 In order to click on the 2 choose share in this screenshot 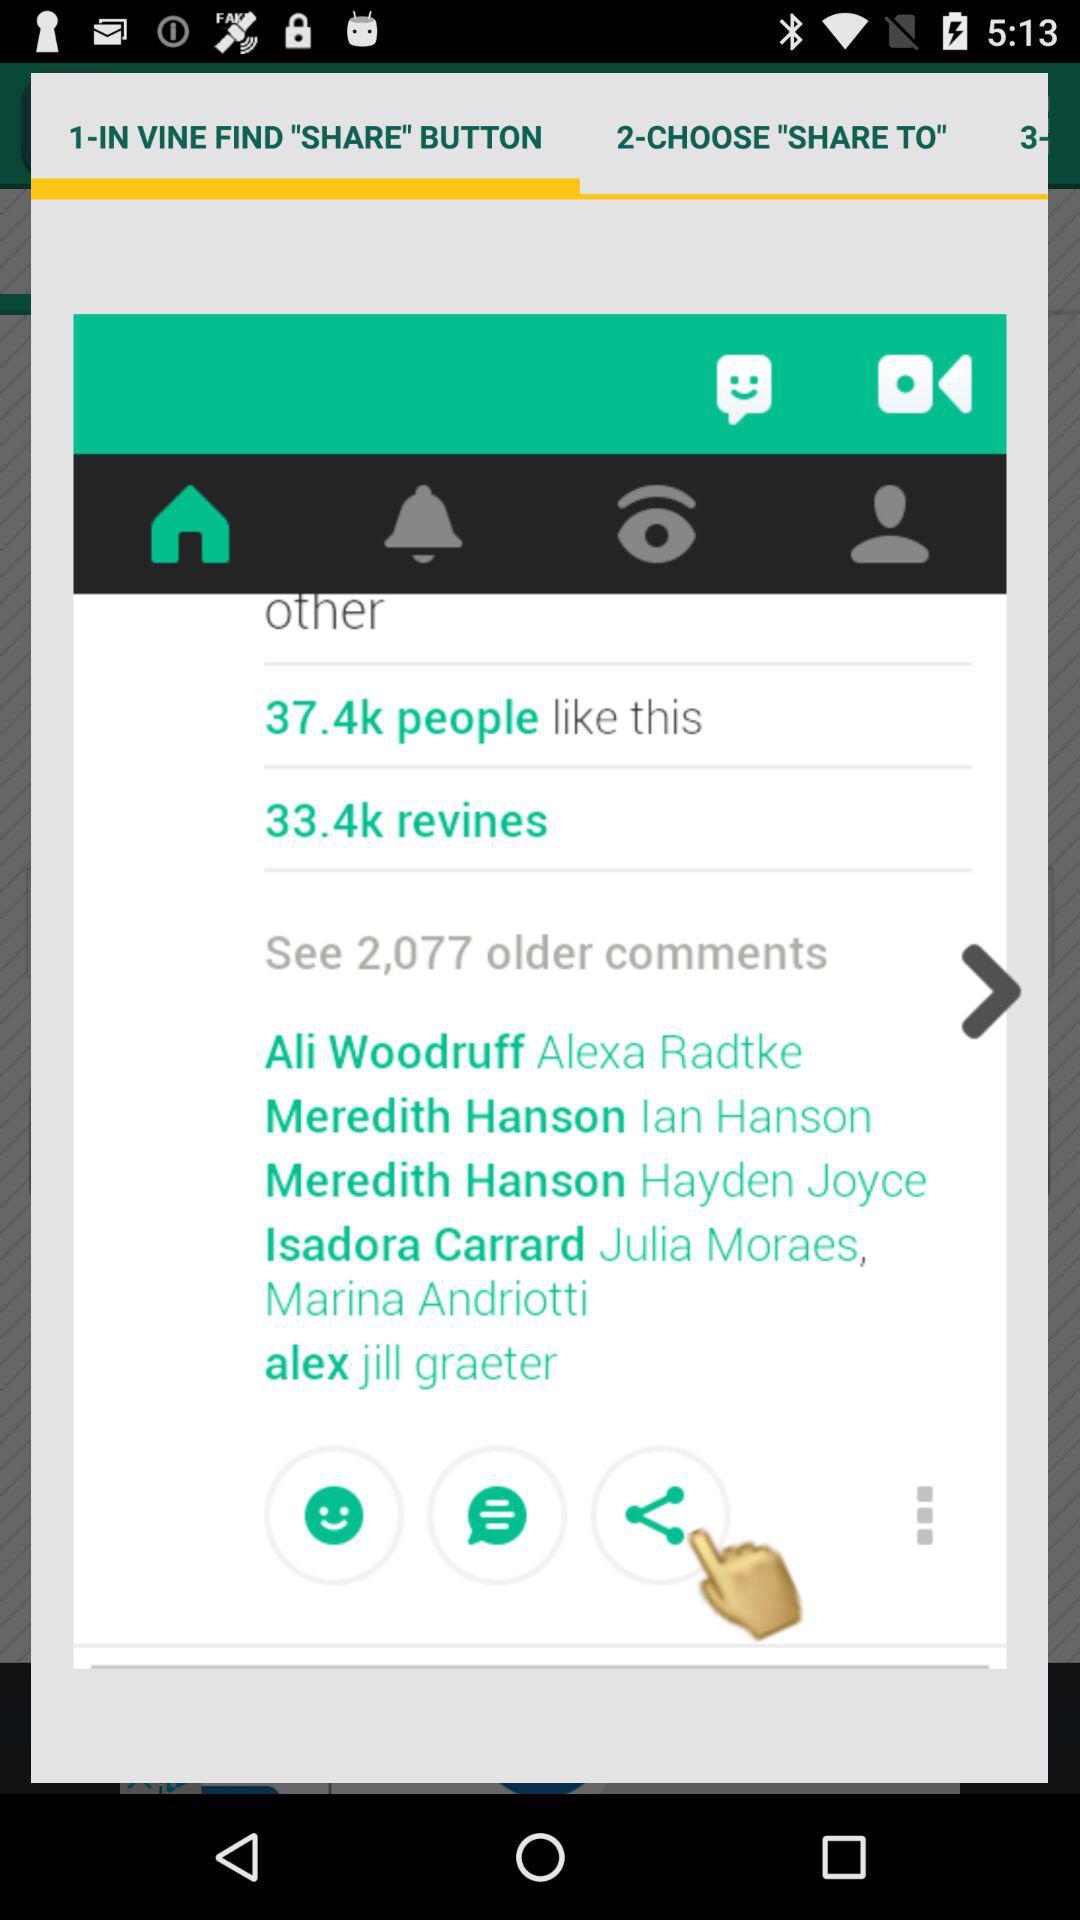, I will do `click(780, 135)`.